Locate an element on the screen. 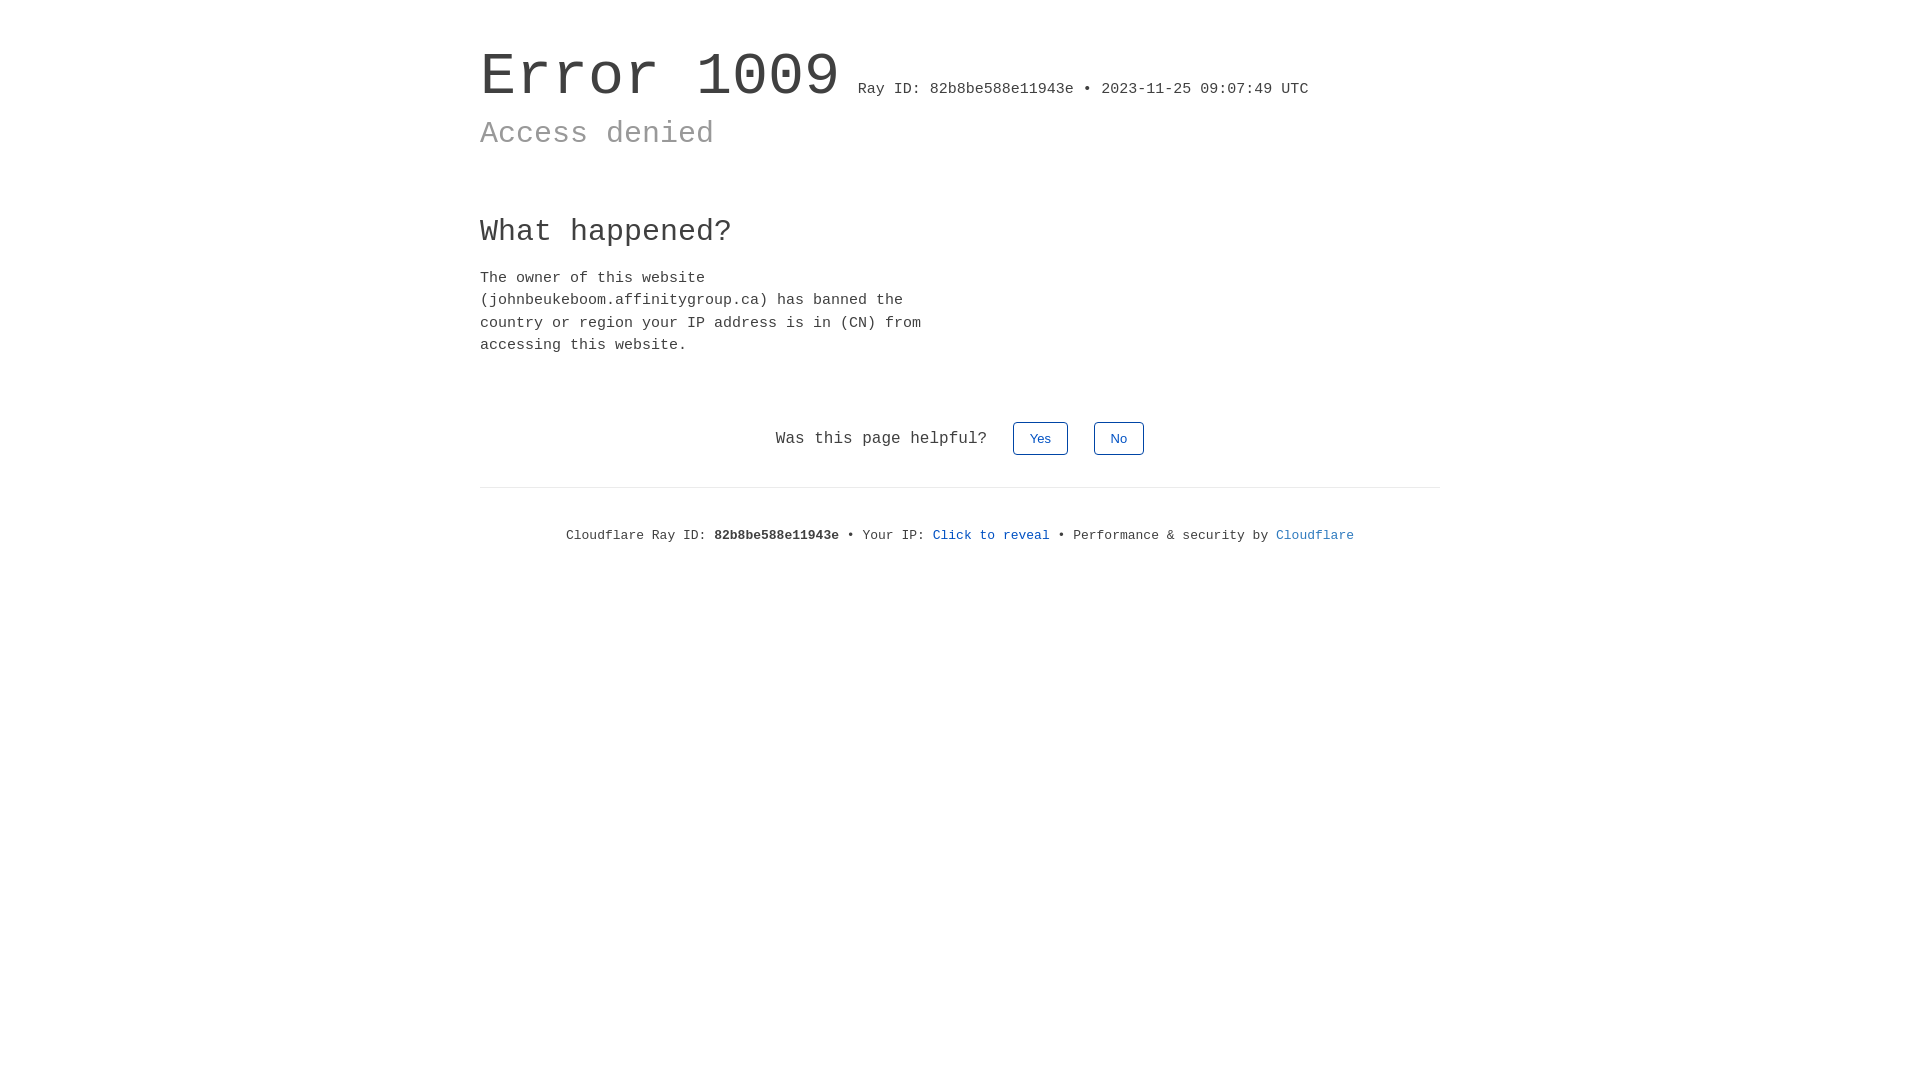 The image size is (1920, 1080). 'Click to reveal' is located at coordinates (991, 534).